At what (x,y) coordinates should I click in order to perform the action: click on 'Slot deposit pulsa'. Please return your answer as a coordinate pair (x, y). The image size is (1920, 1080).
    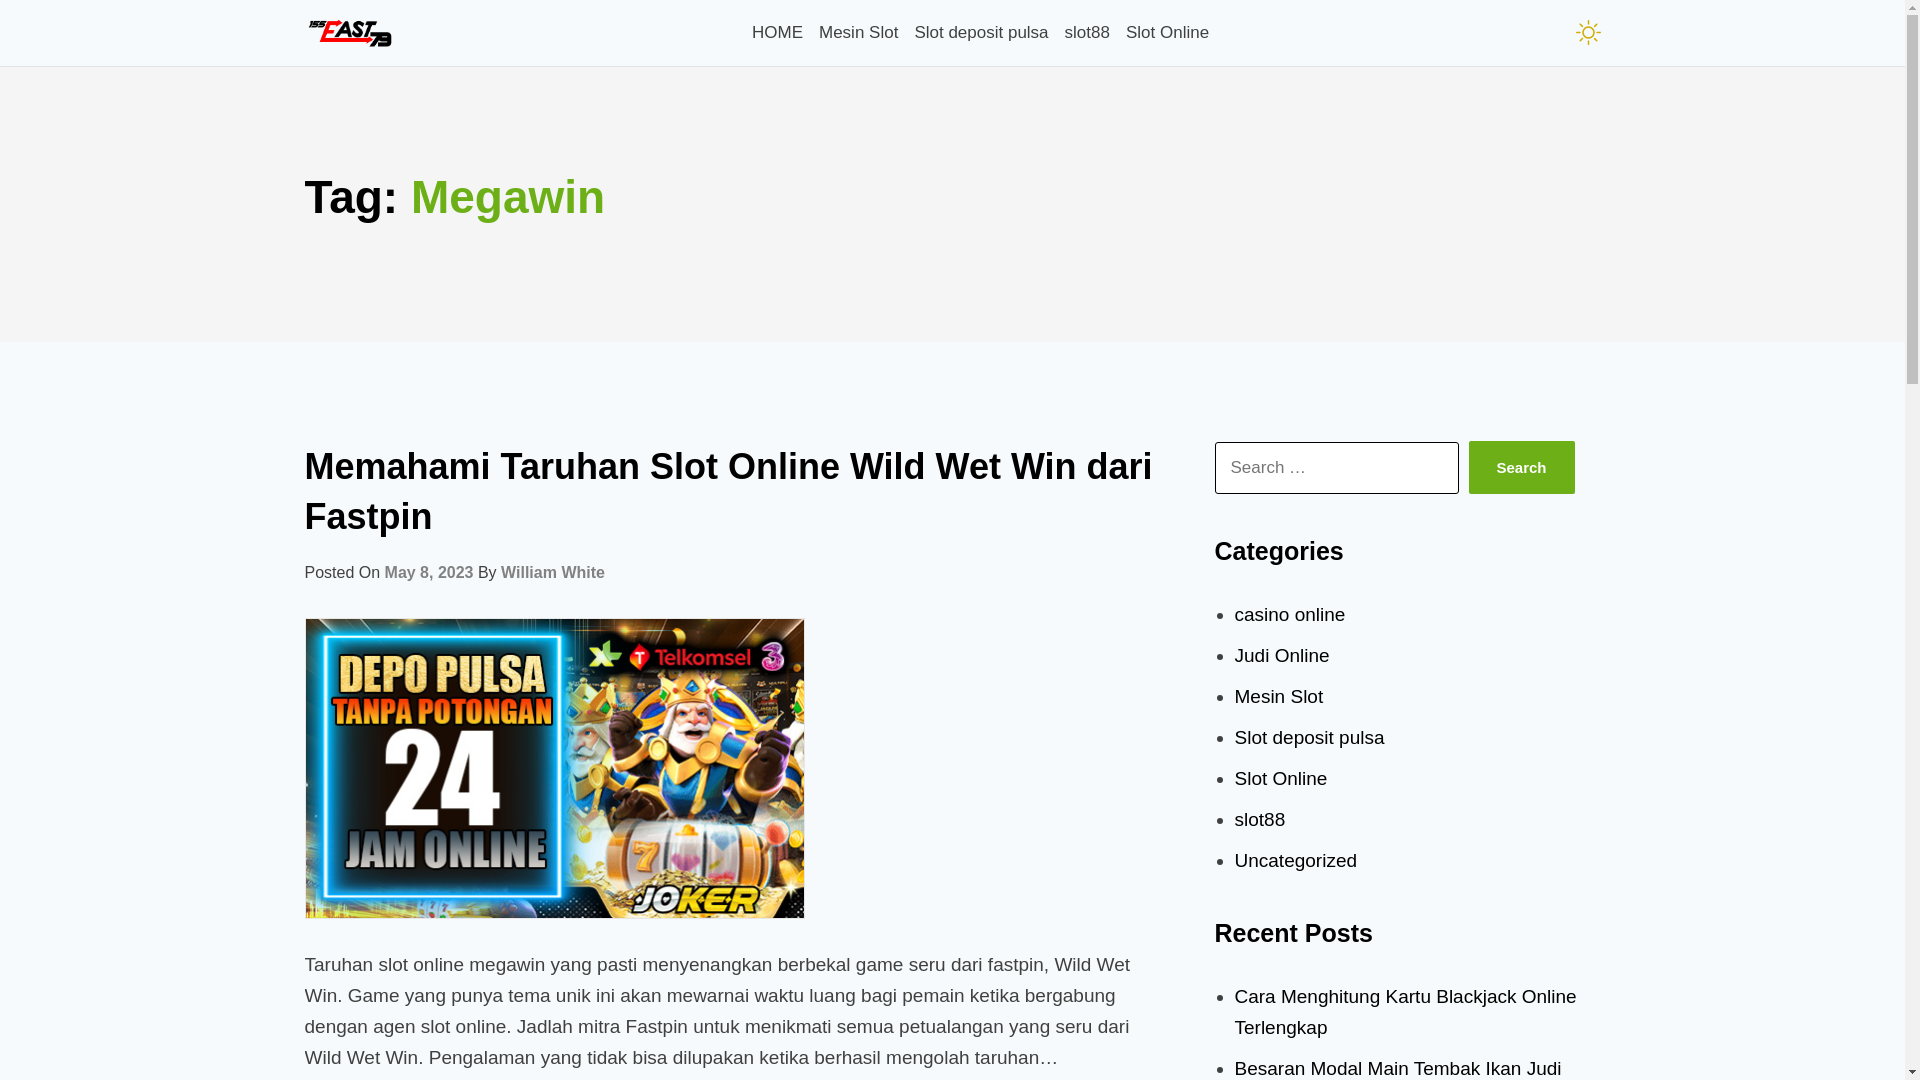
    Looking at the image, I should click on (1309, 737).